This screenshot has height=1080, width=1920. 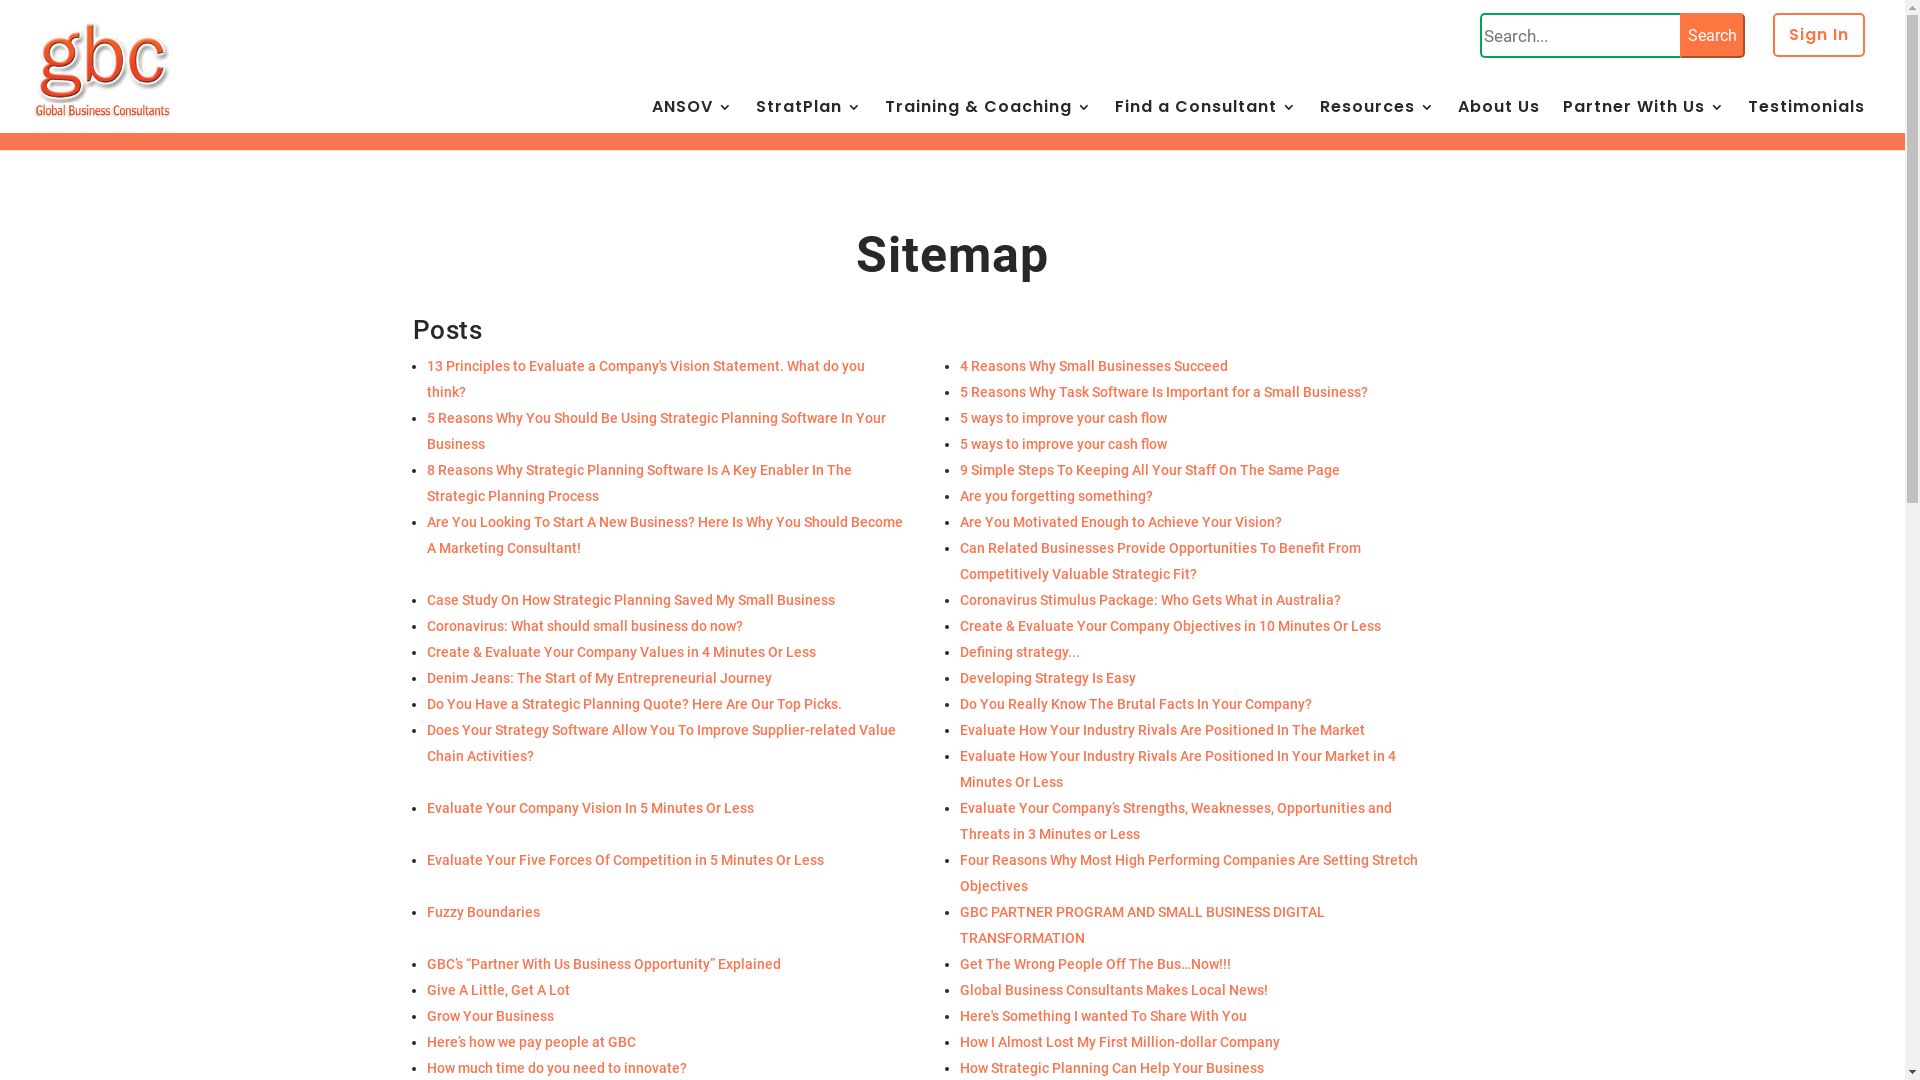 I want to click on 'Find a Consultant', so click(x=1113, y=119).